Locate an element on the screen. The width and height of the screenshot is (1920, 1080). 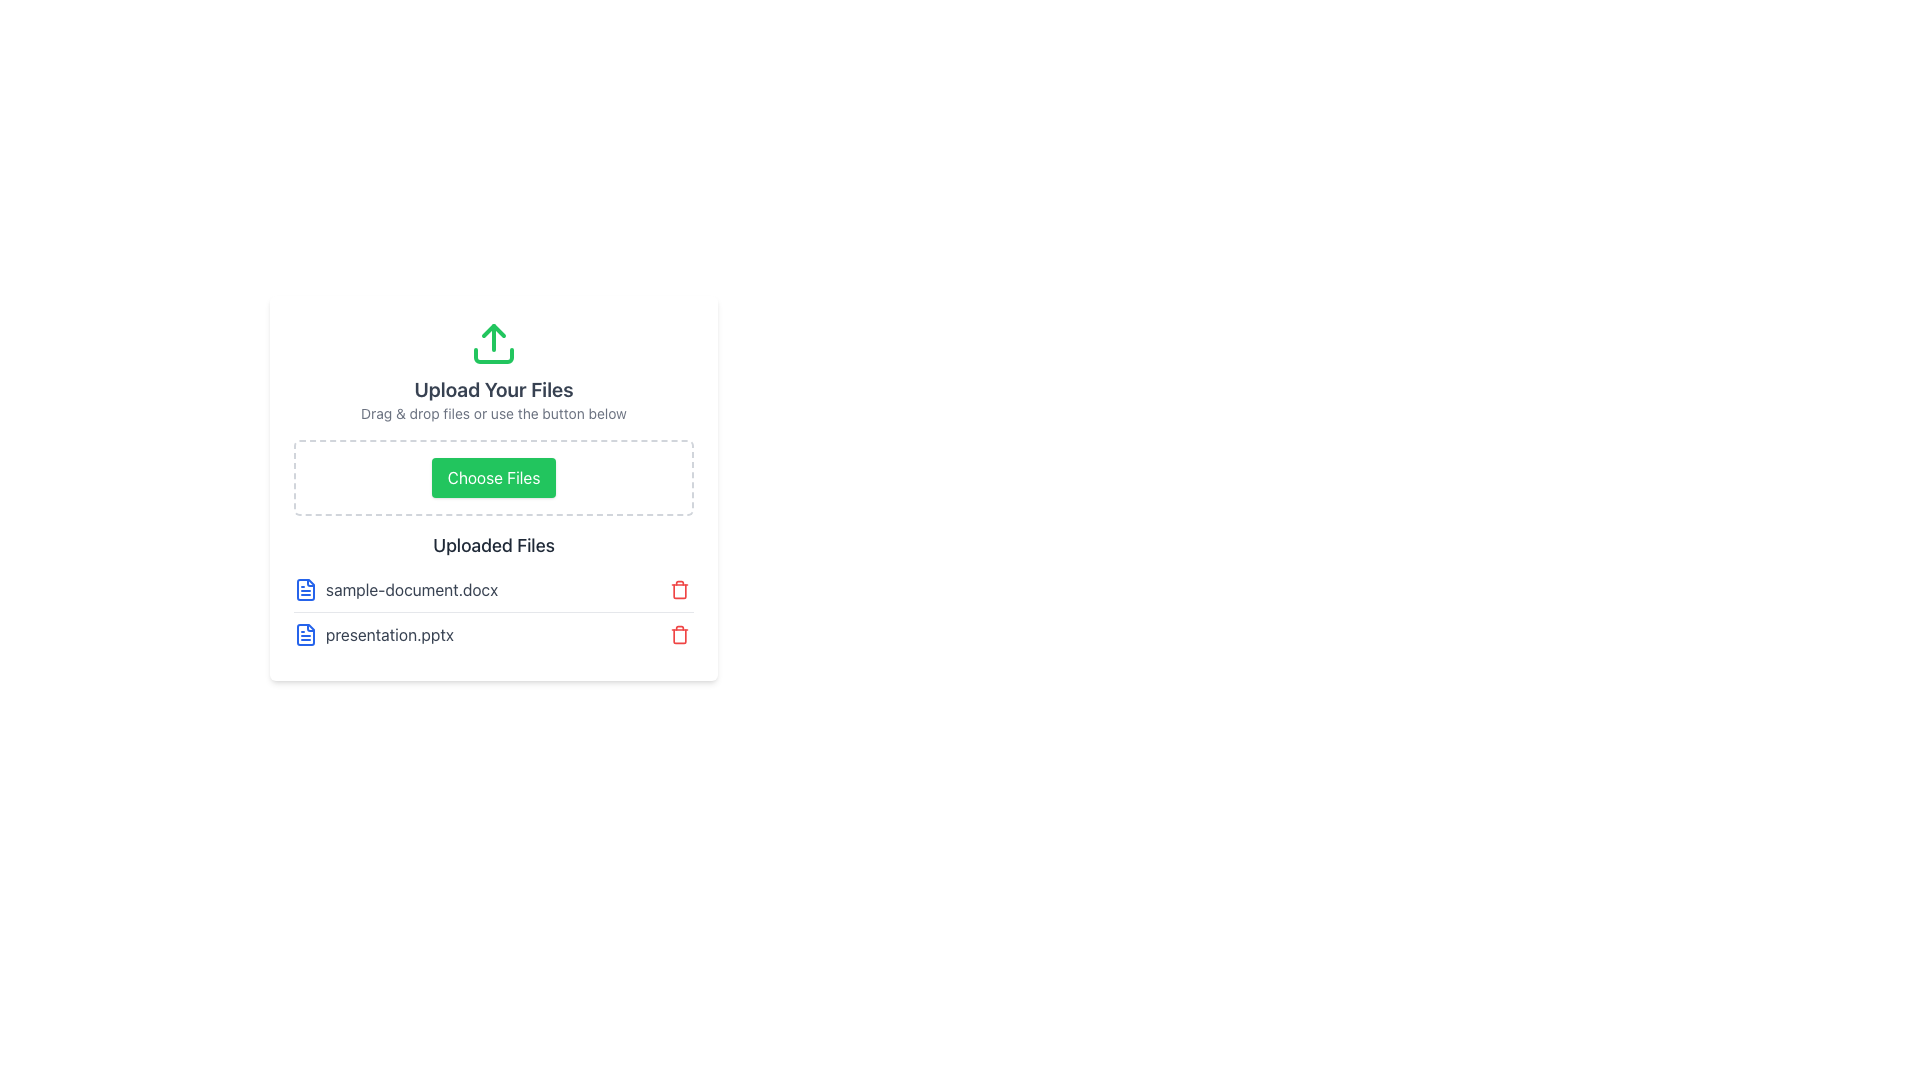
the 'Choose Files' button is located at coordinates (494, 478).